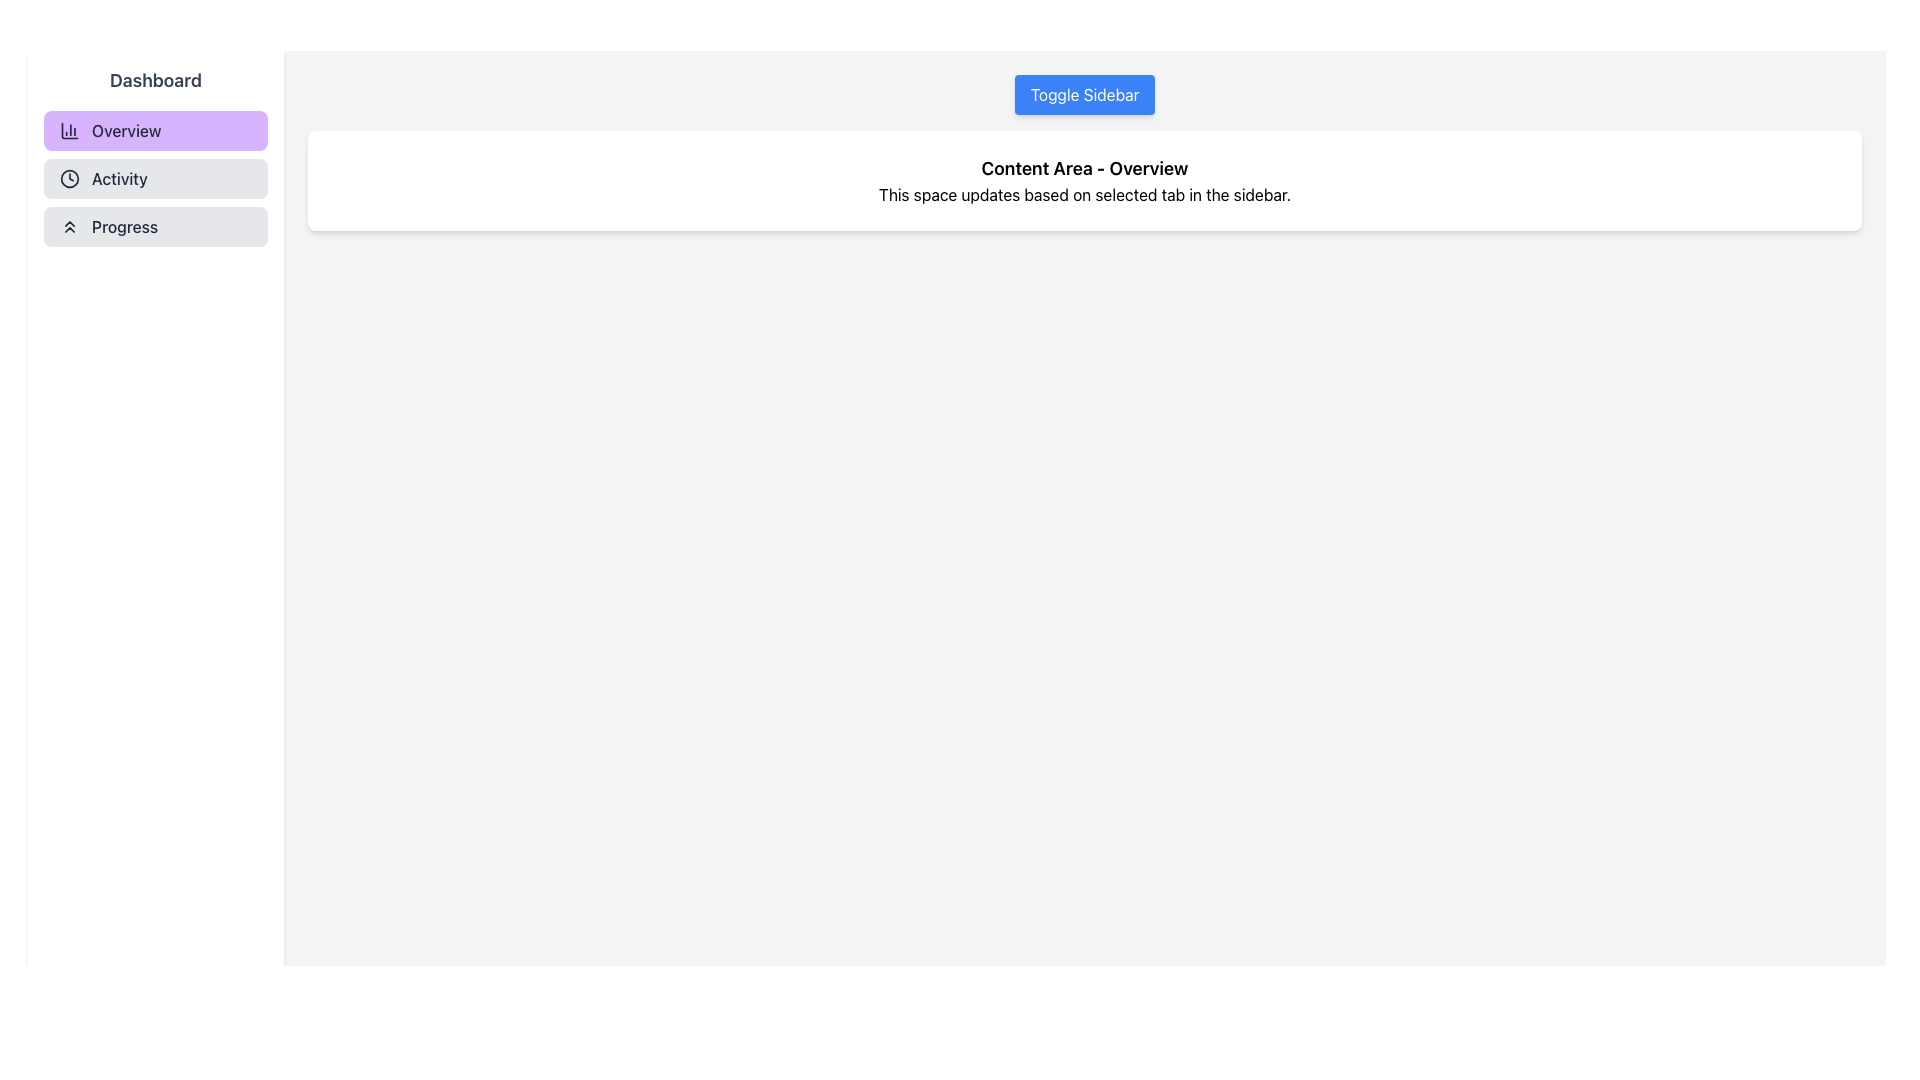 Image resolution: width=1920 pixels, height=1080 pixels. Describe the element at coordinates (1083, 95) in the screenshot. I see `the toggle button for the sidebar, located at the top center of the main content area` at that location.